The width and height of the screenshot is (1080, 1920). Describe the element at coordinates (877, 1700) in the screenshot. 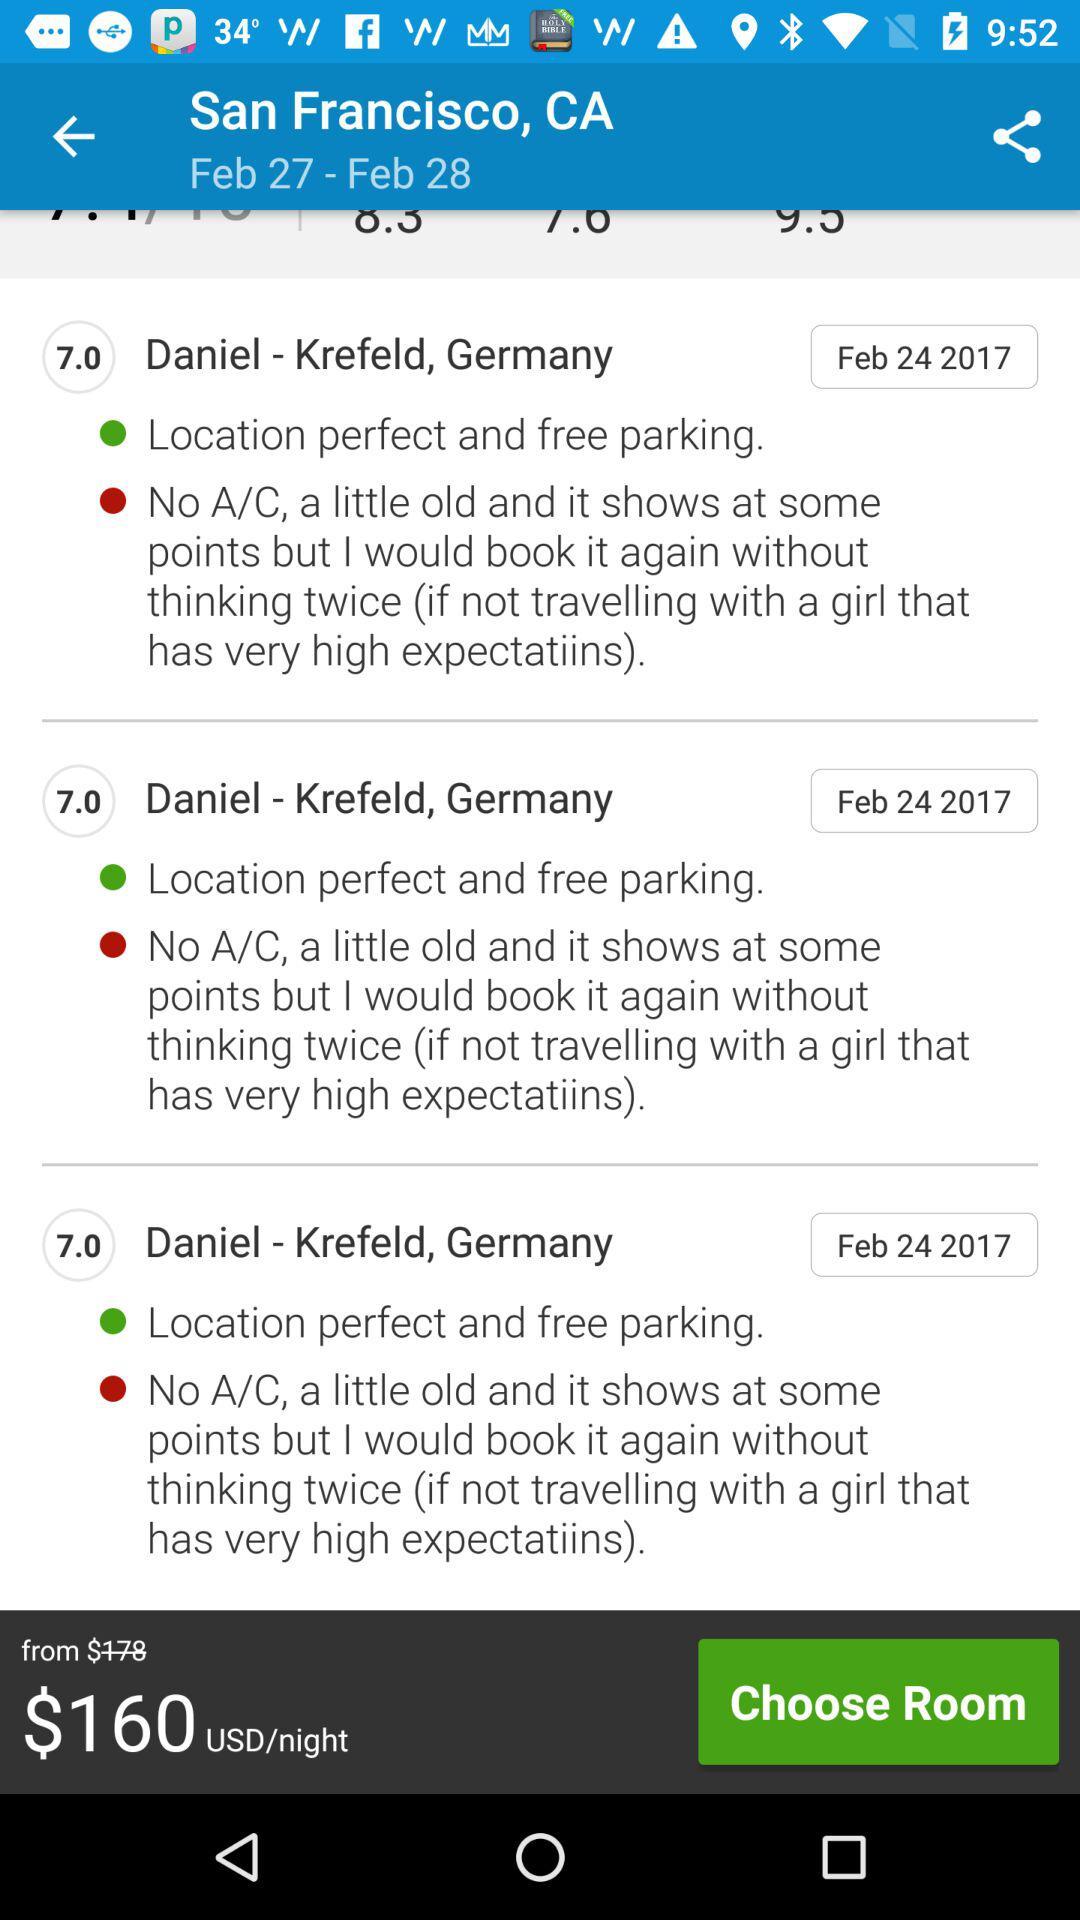

I see `item at the bottom right corner` at that location.